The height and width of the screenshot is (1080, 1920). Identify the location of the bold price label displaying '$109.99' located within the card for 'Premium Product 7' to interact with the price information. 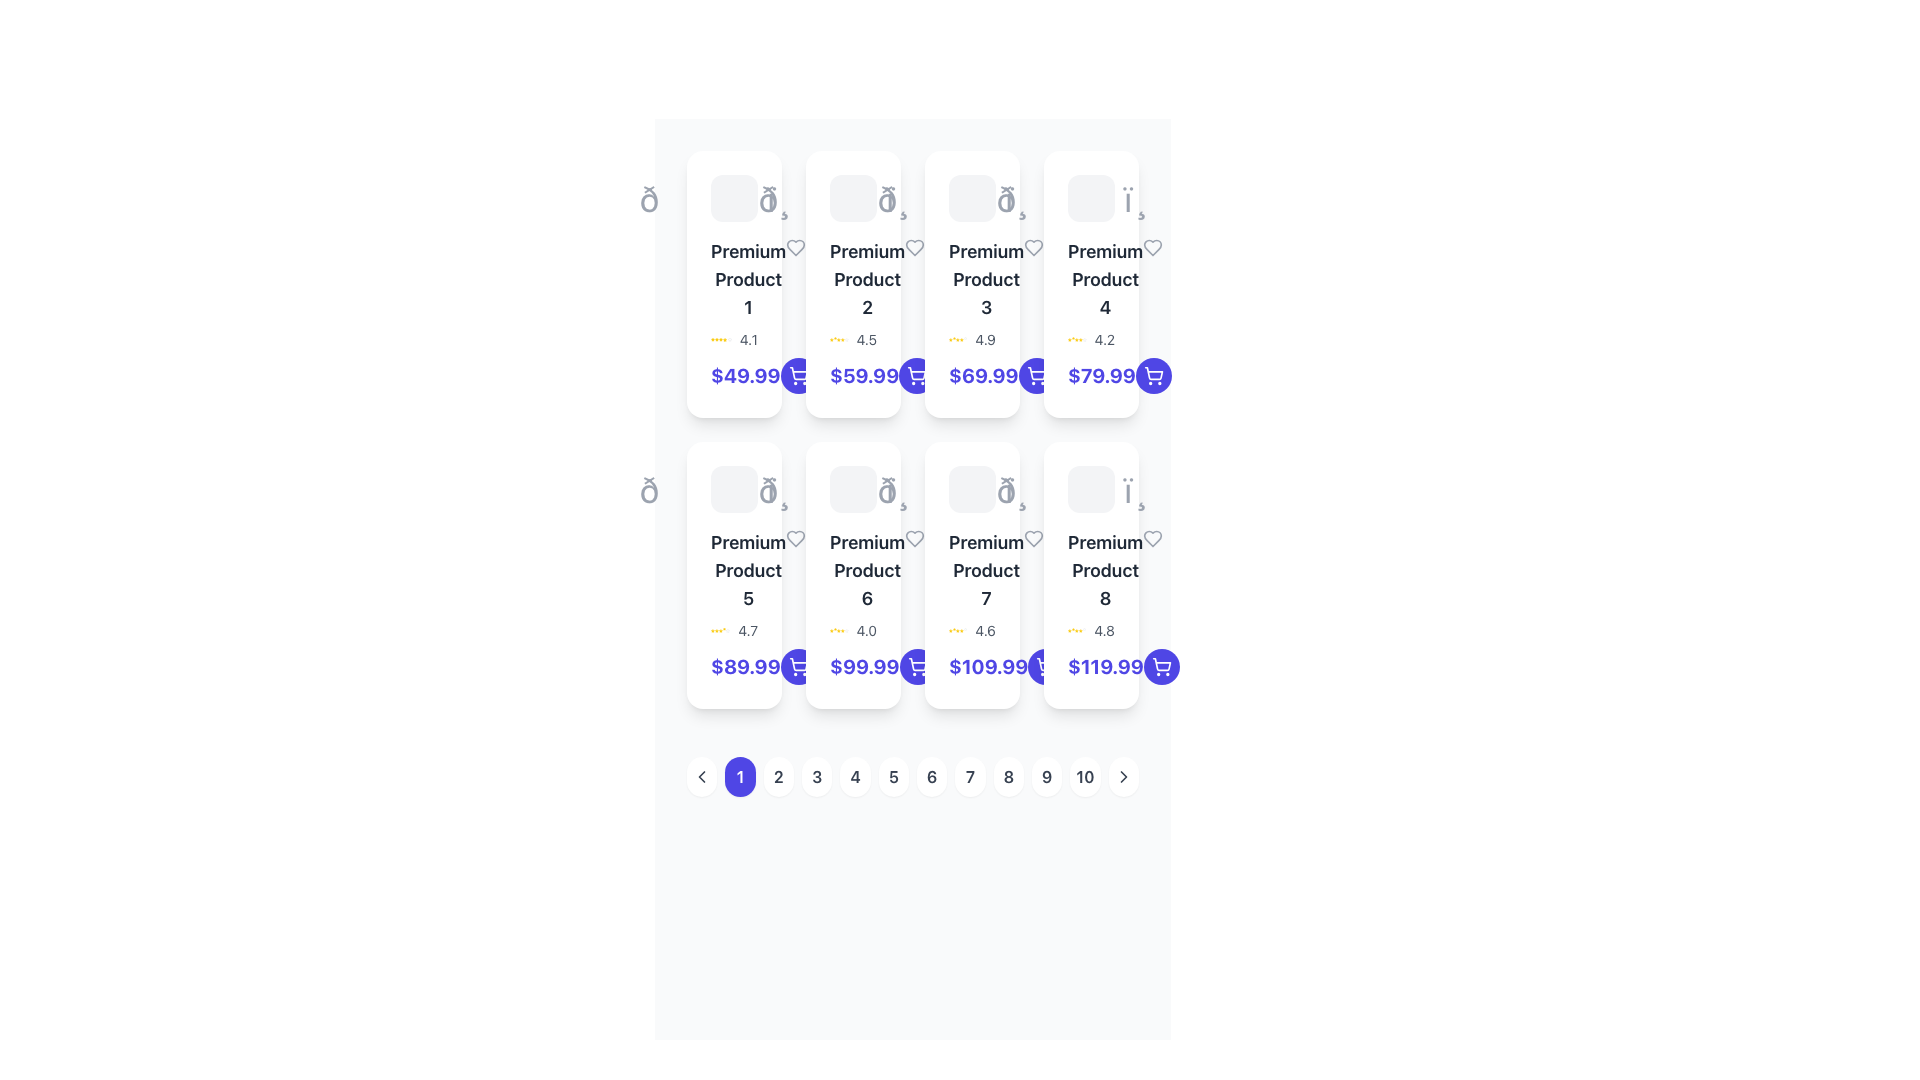
(972, 667).